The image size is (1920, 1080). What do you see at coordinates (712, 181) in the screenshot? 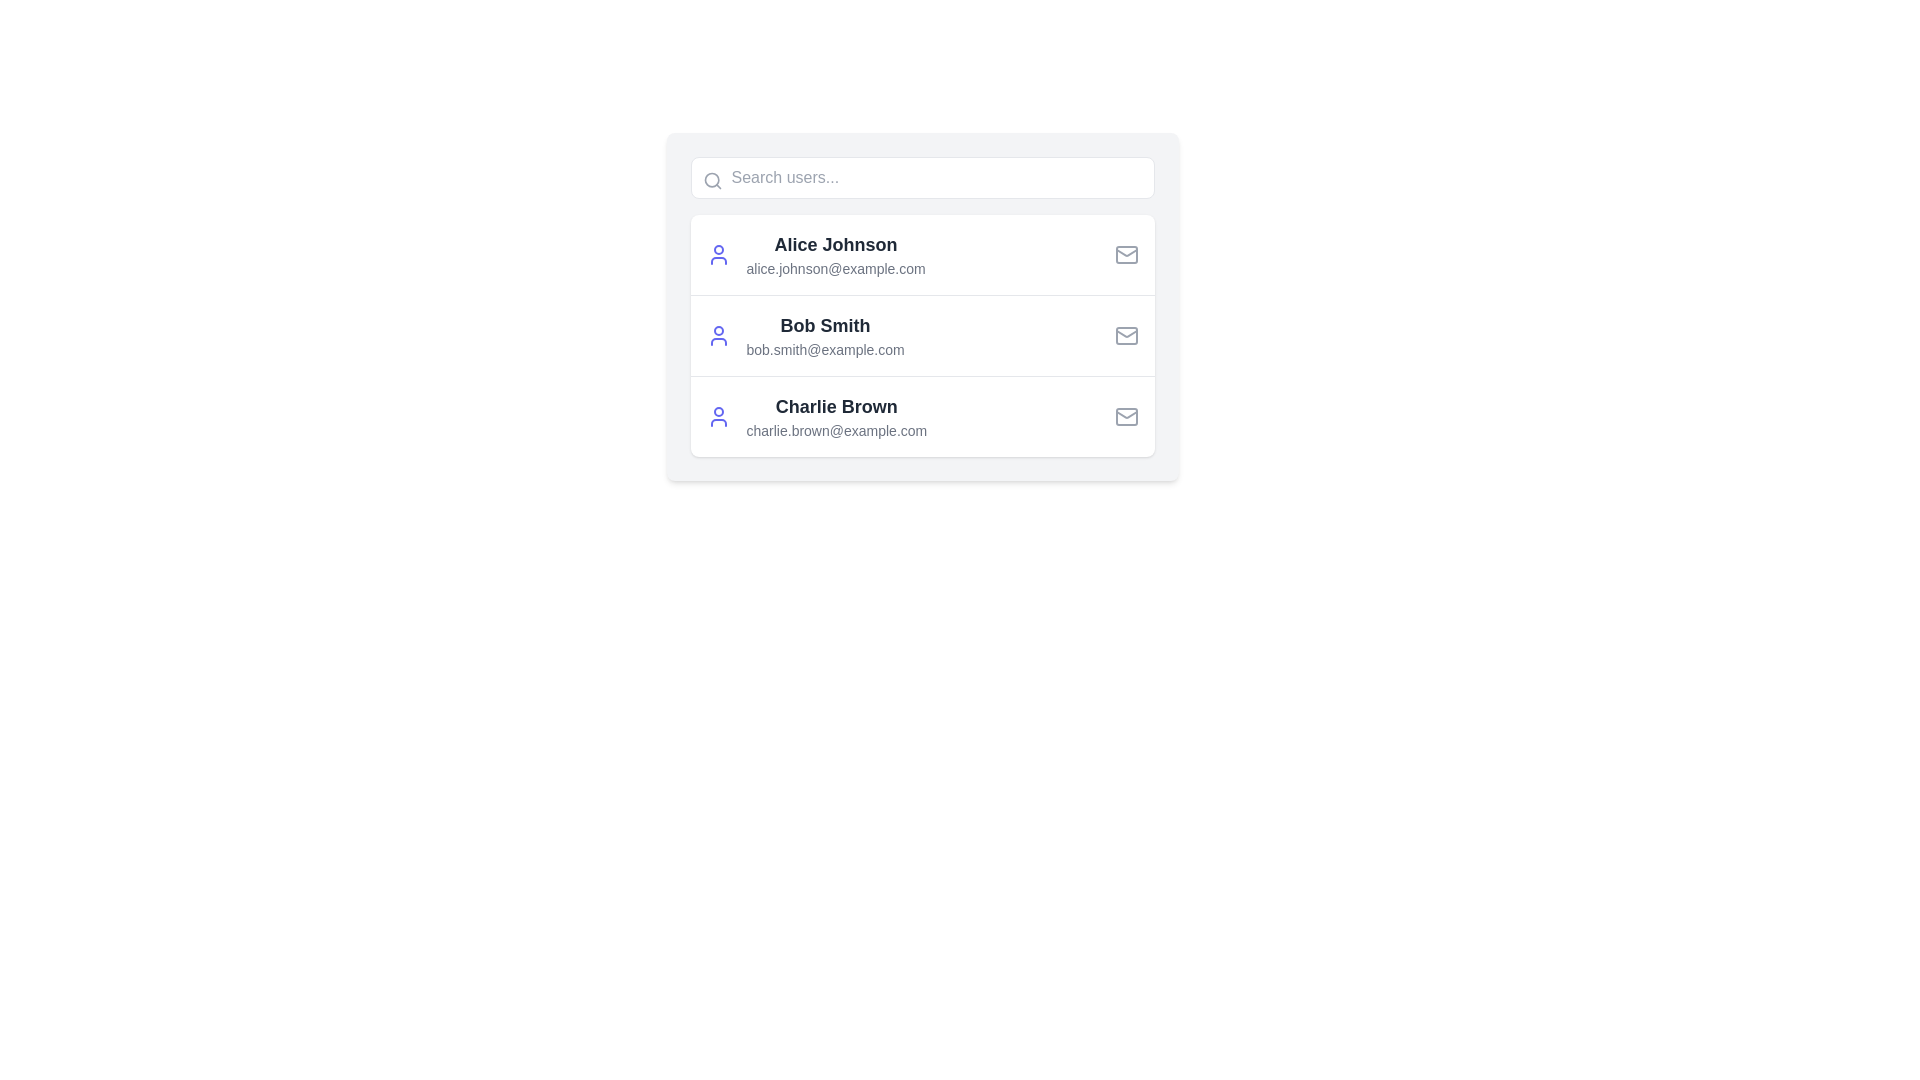
I see `the search icon located on the left side of the rounded rectangular search input field at the top part of the UI layout` at bounding box center [712, 181].